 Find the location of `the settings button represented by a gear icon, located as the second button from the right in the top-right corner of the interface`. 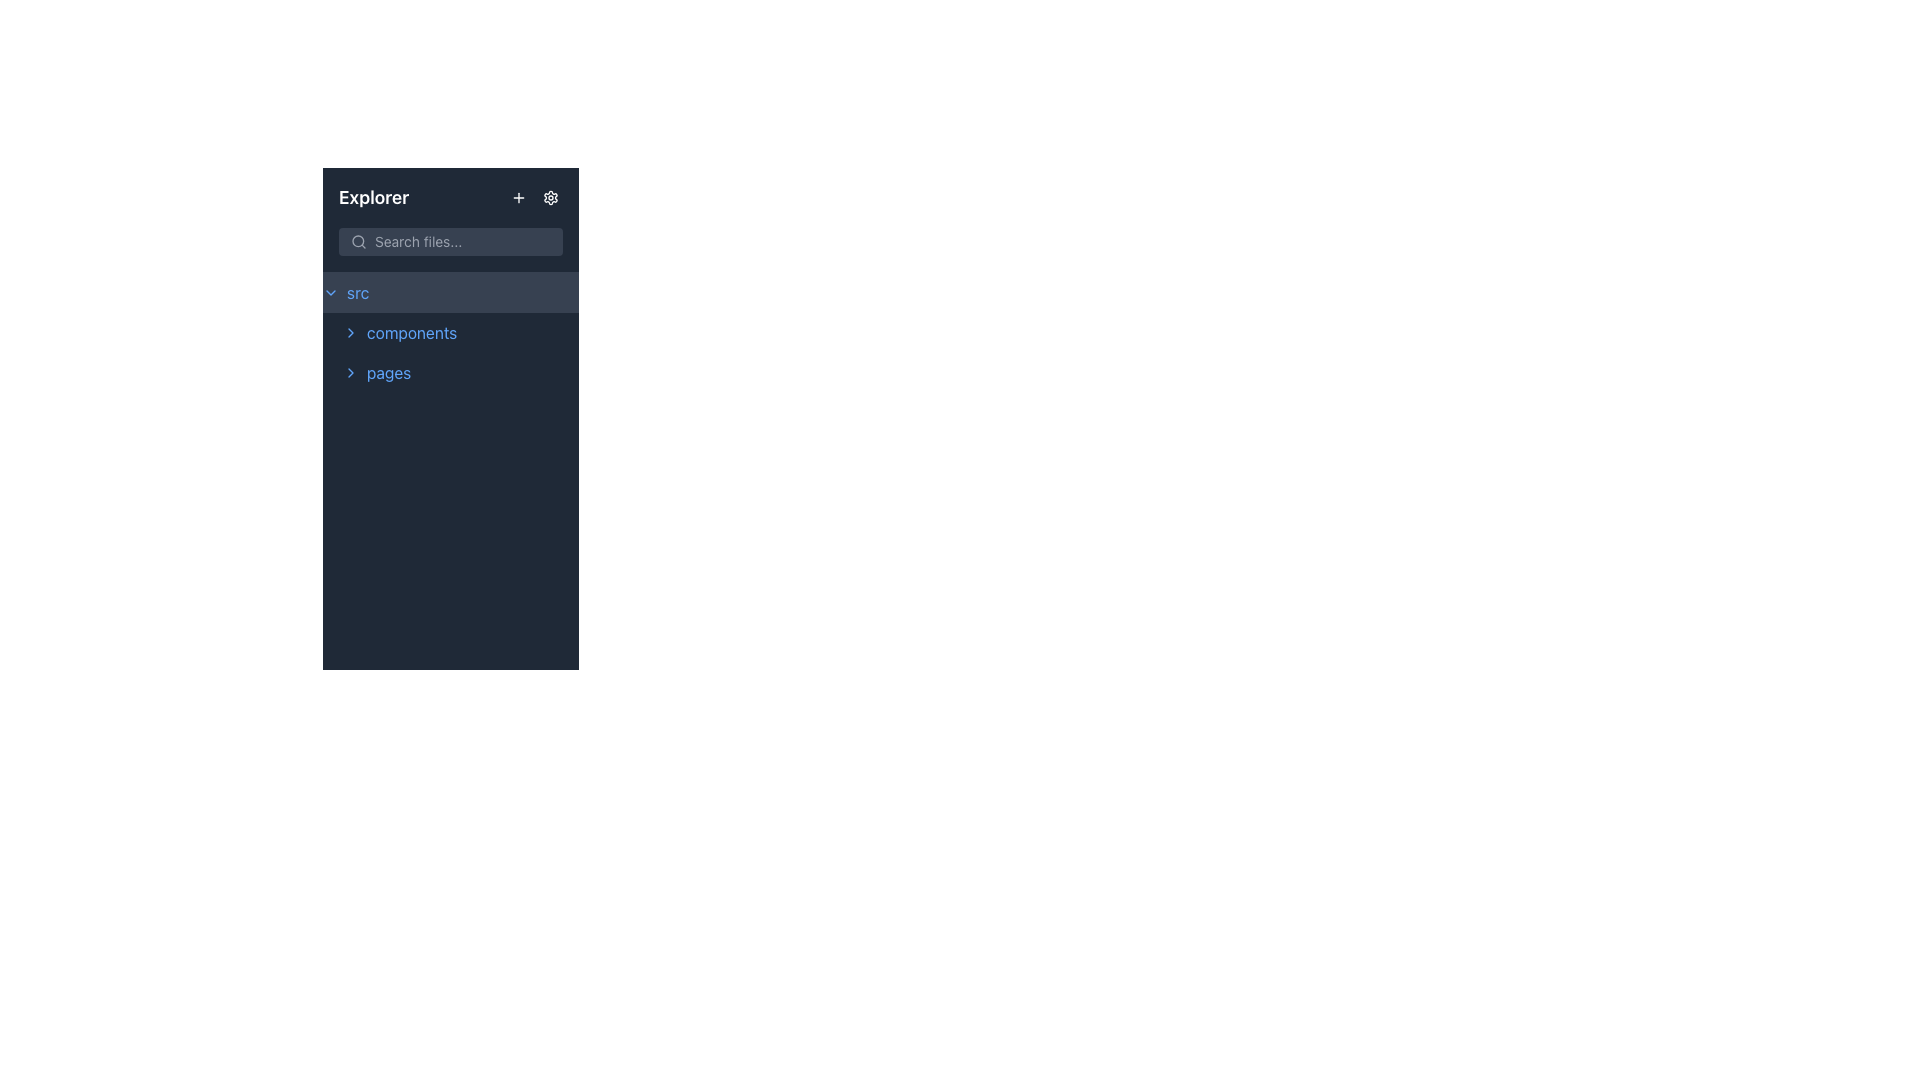

the settings button represented by a gear icon, located as the second button from the right in the top-right corner of the interface is located at coordinates (551, 197).